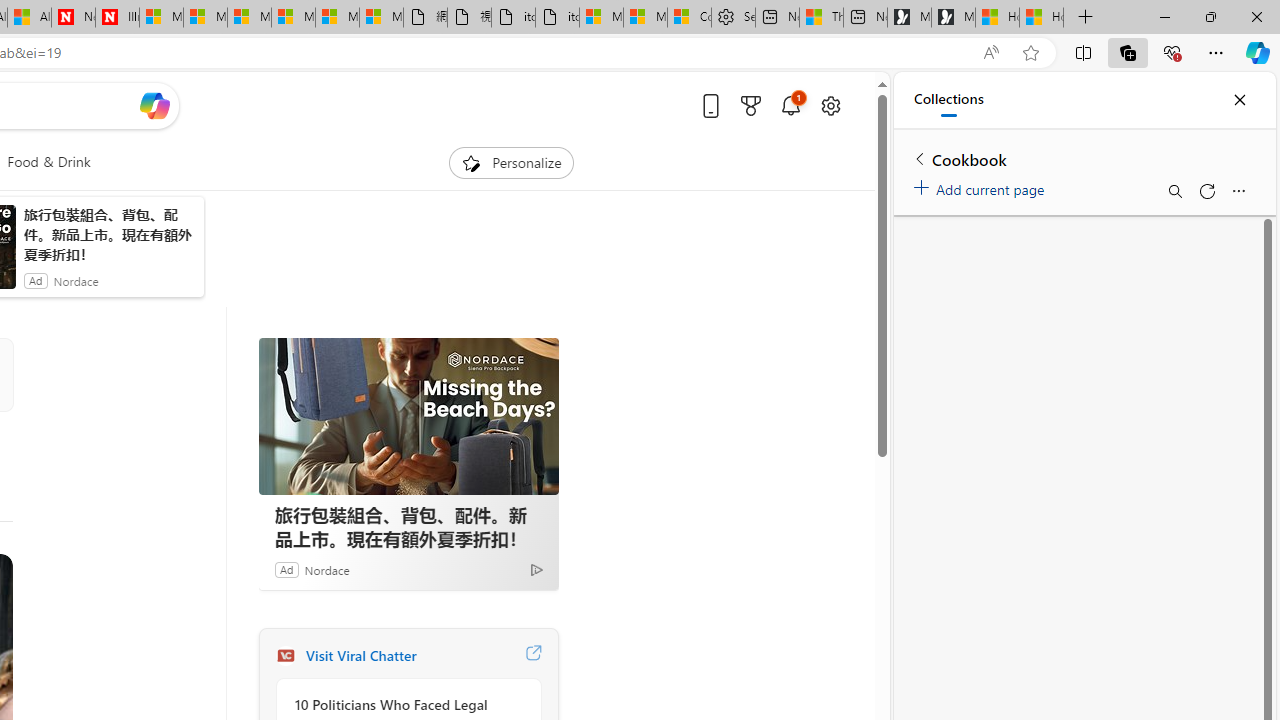  I want to click on 'Consumer Health Data Privacy Policy', so click(689, 17).